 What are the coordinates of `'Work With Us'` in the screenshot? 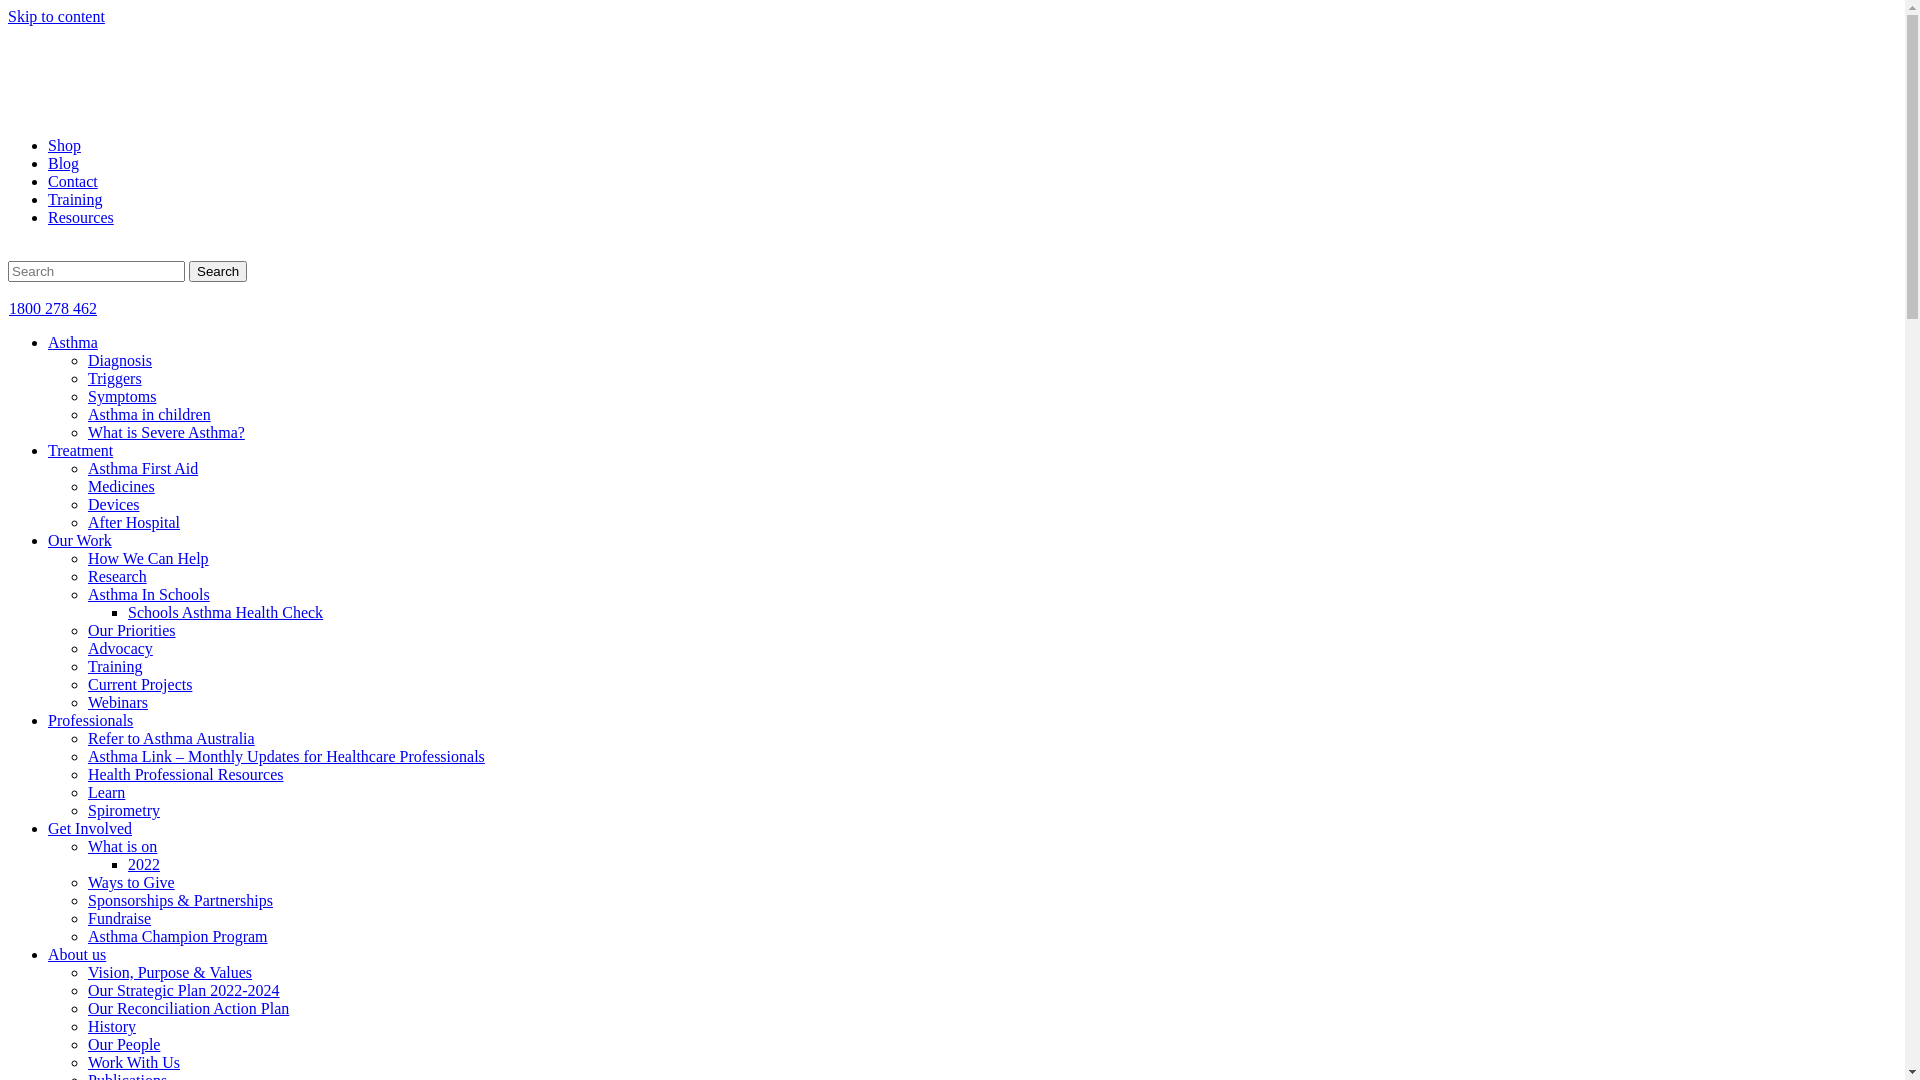 It's located at (133, 1061).